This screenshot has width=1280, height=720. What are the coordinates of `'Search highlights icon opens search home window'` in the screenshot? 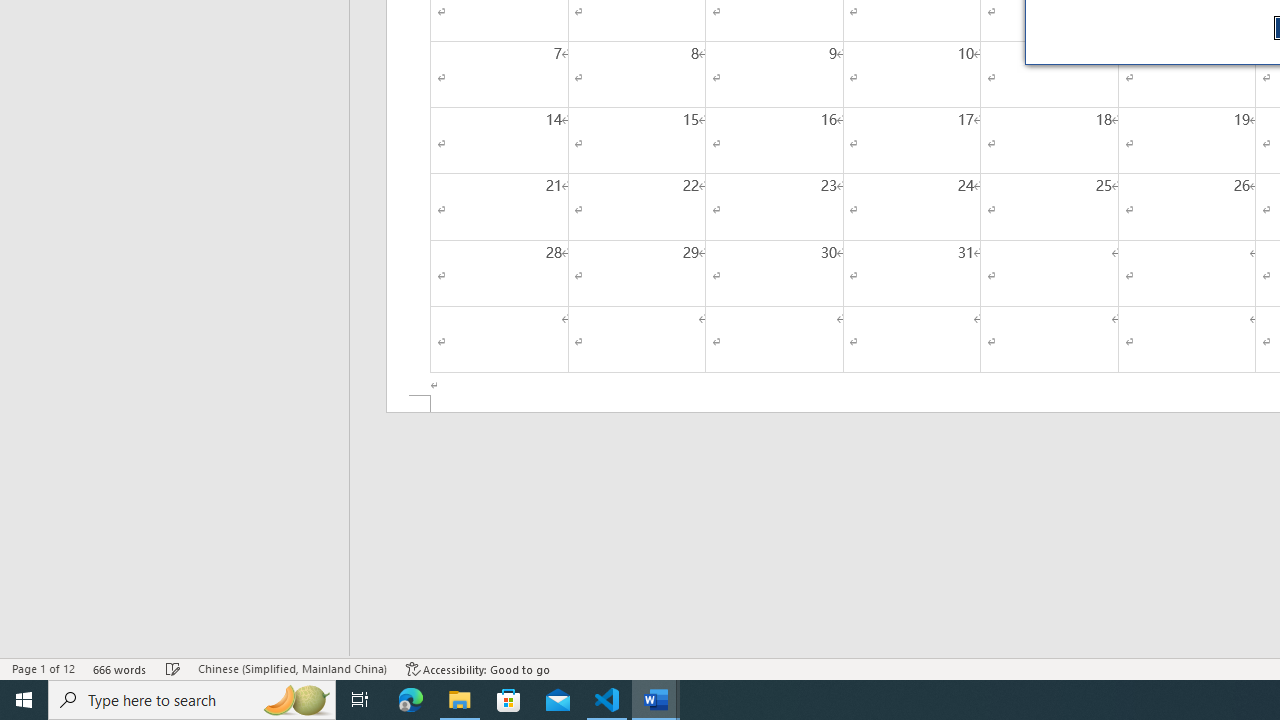 It's located at (294, 698).